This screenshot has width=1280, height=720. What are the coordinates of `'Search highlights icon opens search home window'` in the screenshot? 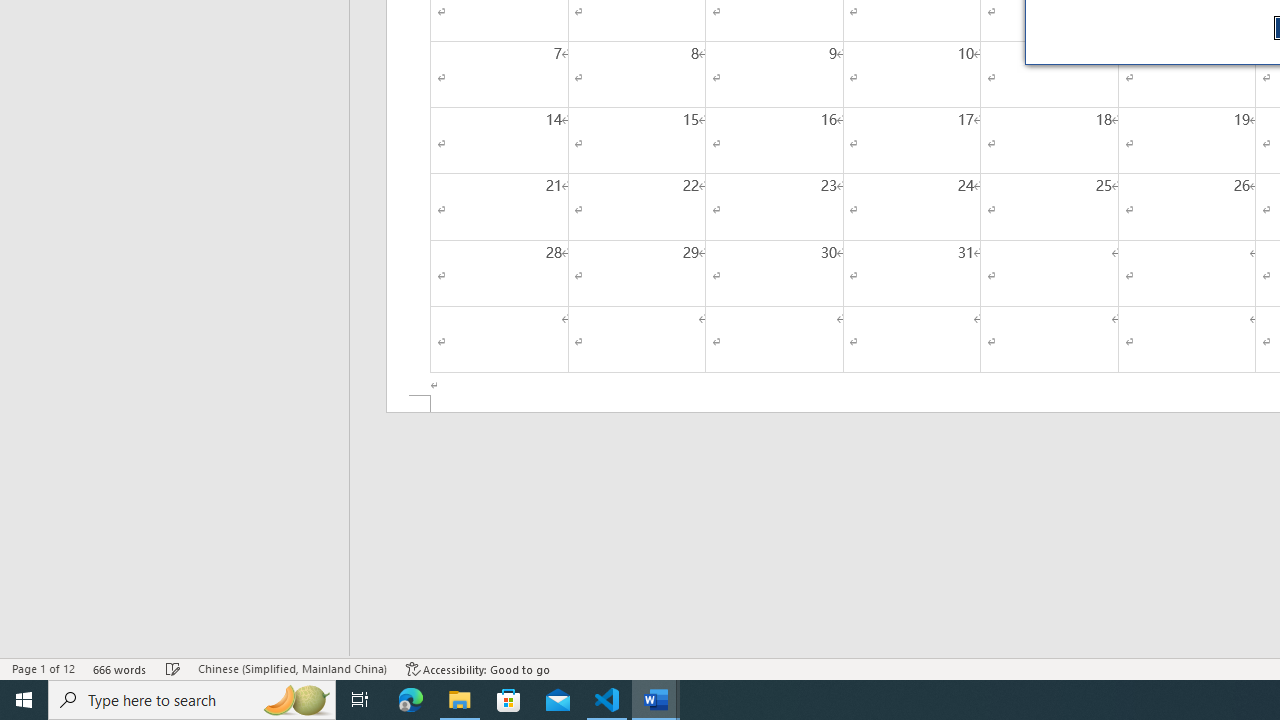 It's located at (294, 698).